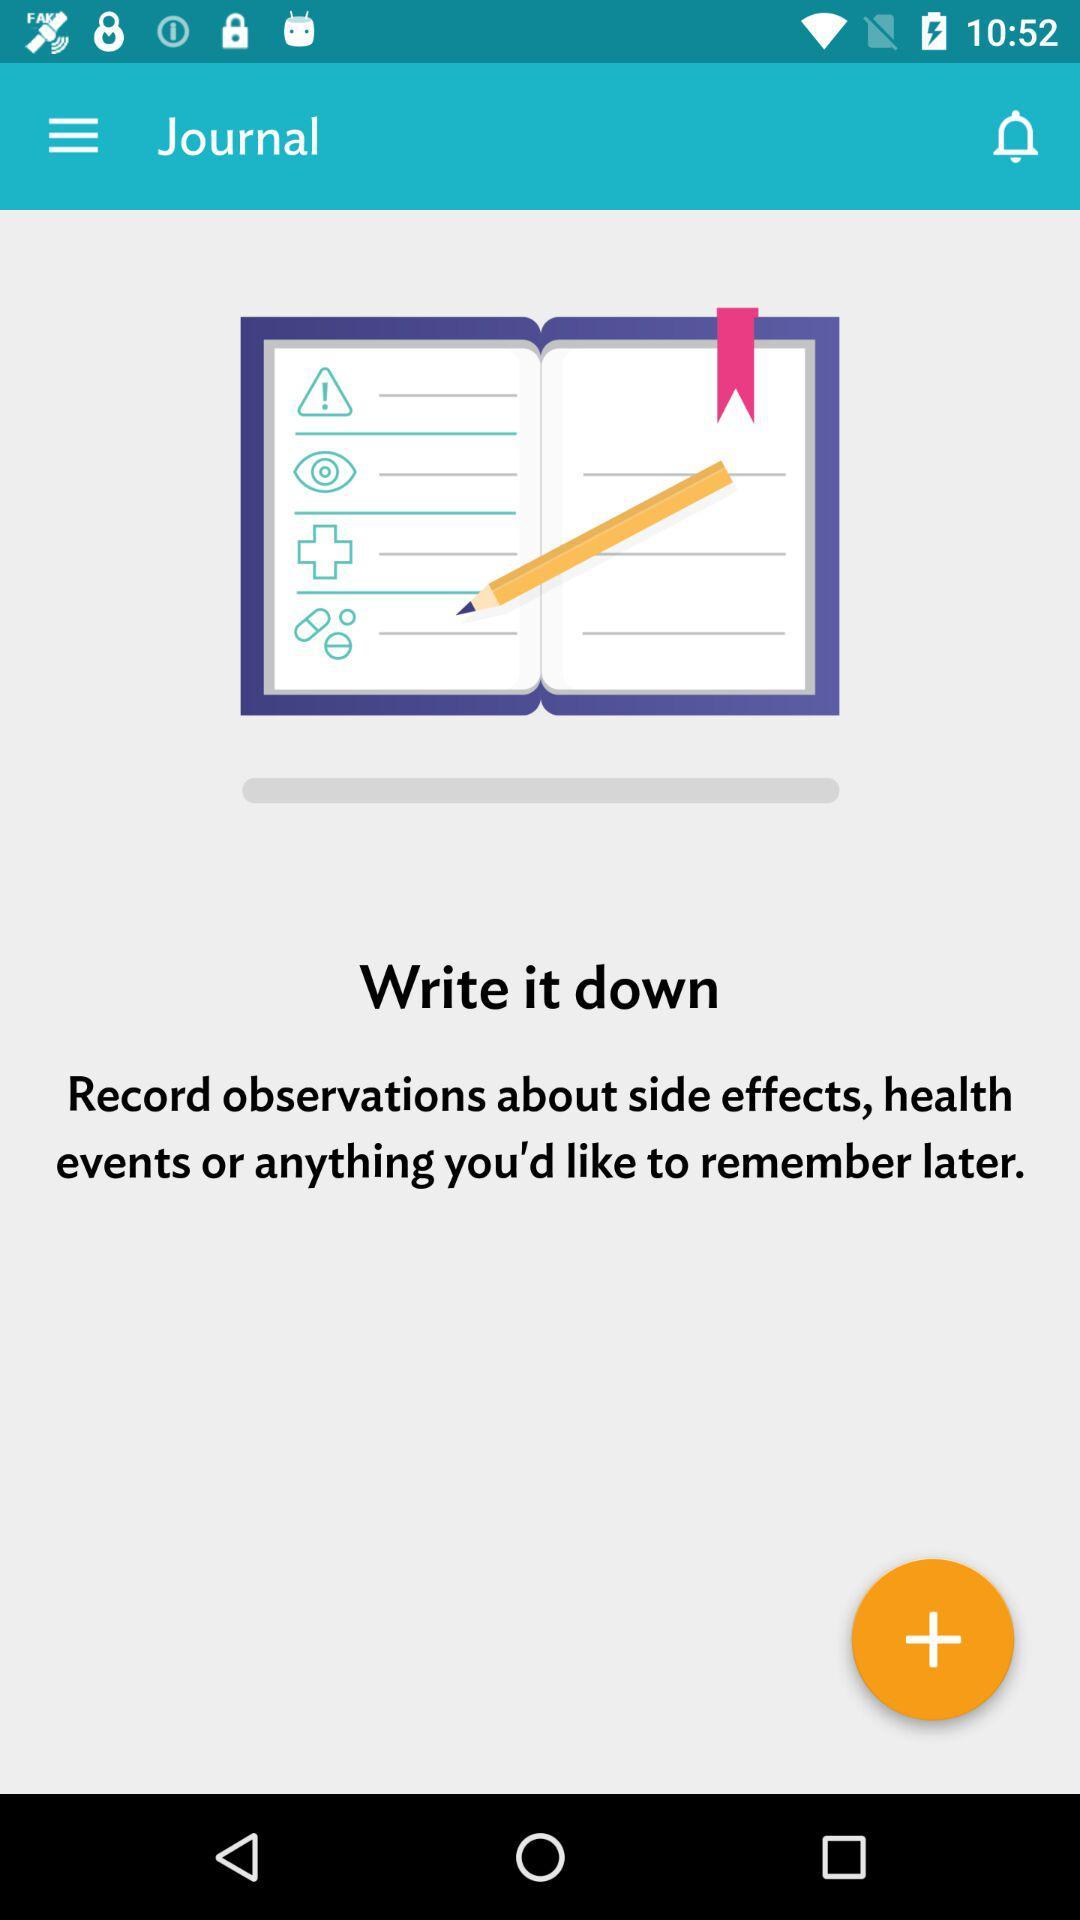 Image resolution: width=1080 pixels, height=1920 pixels. What do you see at coordinates (540, 987) in the screenshot?
I see `icon above record observations about icon` at bounding box center [540, 987].